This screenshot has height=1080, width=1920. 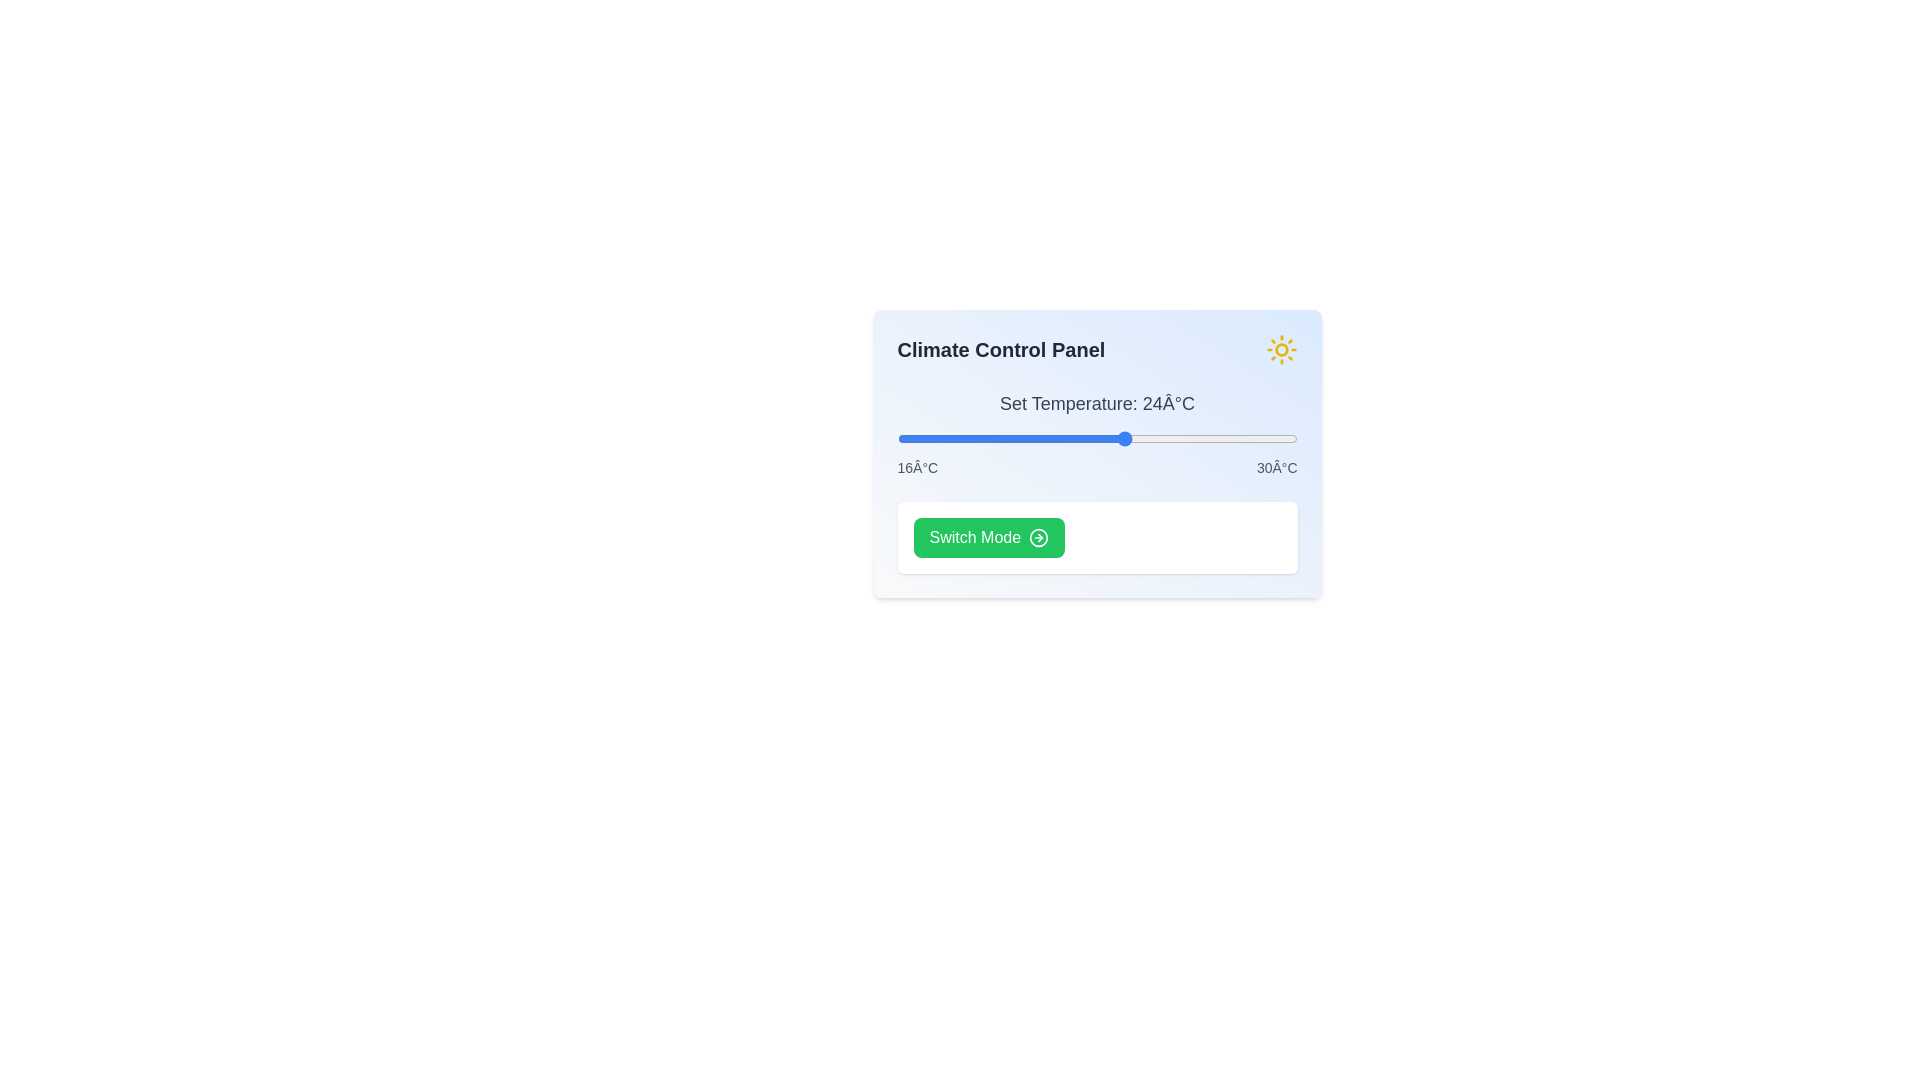 What do you see at coordinates (1276, 467) in the screenshot?
I see `static text label displaying '30°C', which is gray in color and located on a light blue background, adjacent to a slider component` at bounding box center [1276, 467].